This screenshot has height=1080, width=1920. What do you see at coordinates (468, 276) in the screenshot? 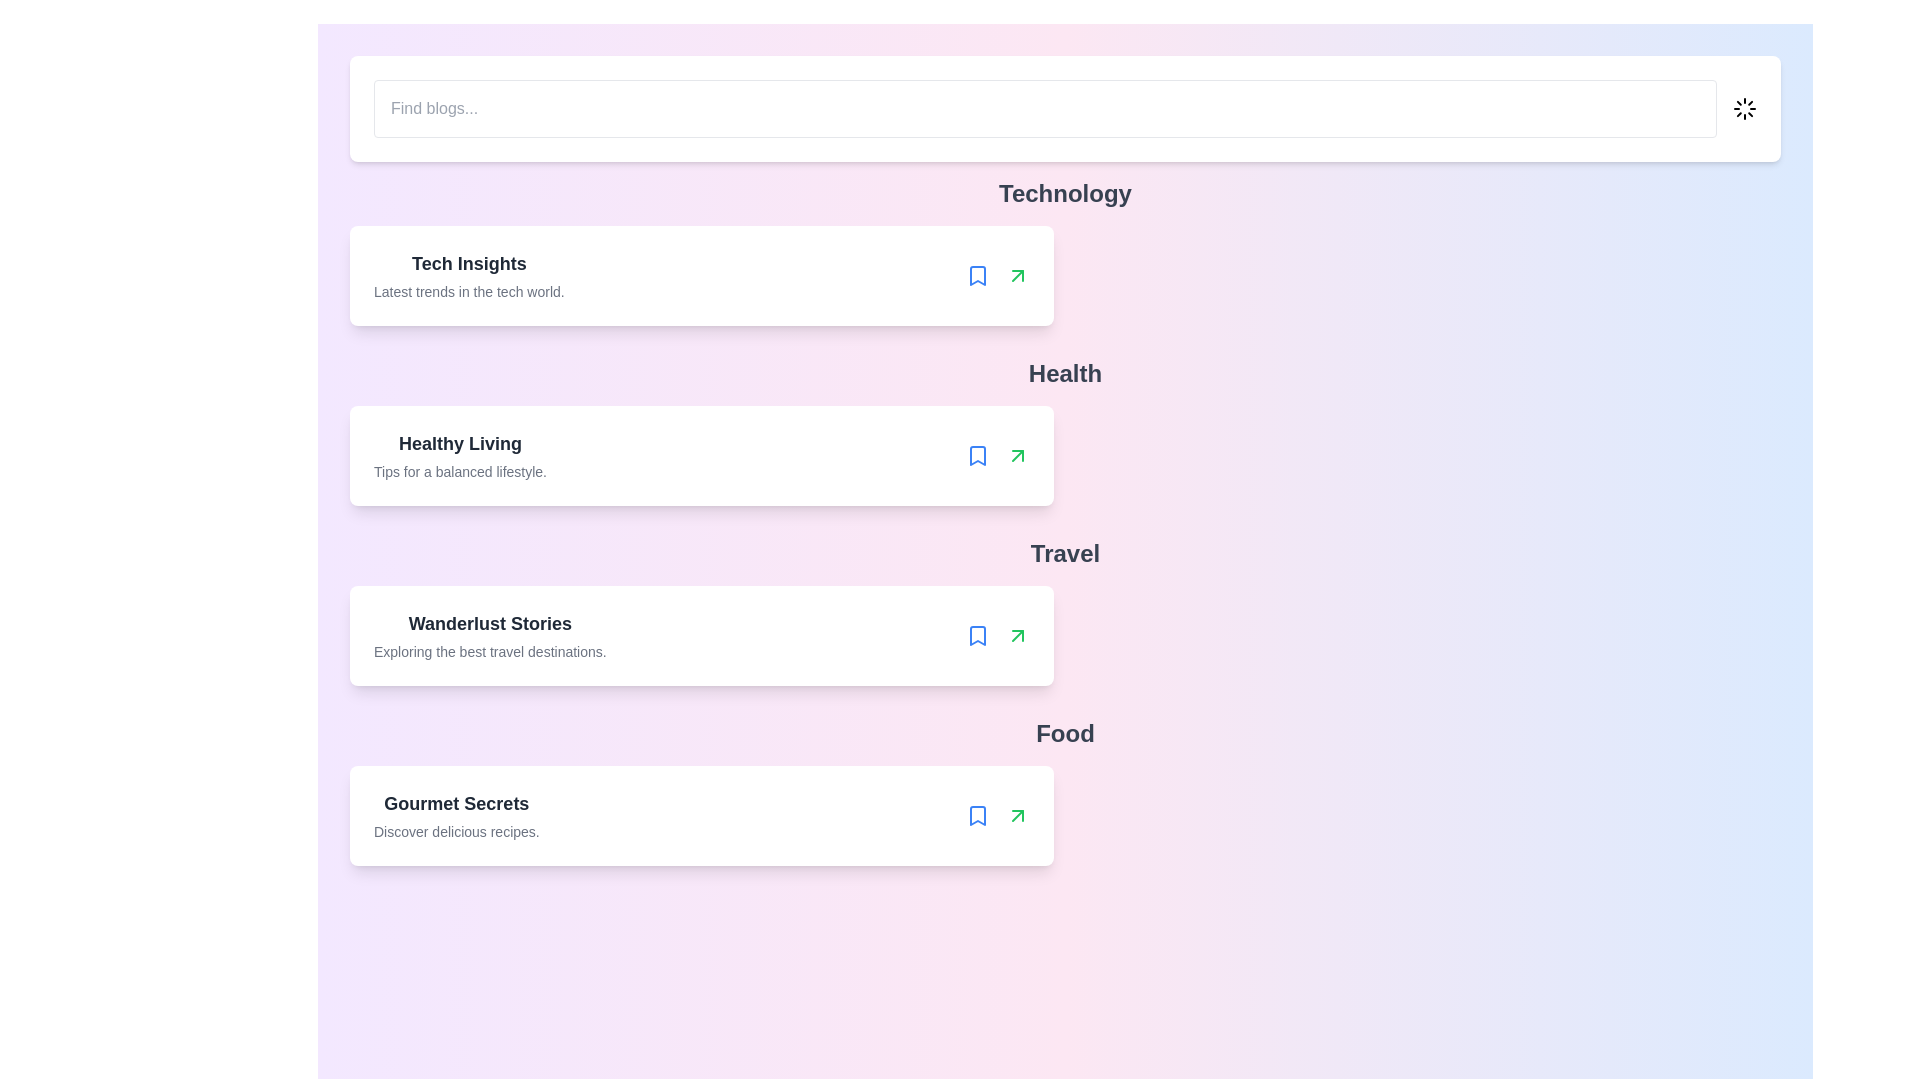
I see `the 'Tech Insights' text block, which features a bold title and a smaller subtitle` at bounding box center [468, 276].